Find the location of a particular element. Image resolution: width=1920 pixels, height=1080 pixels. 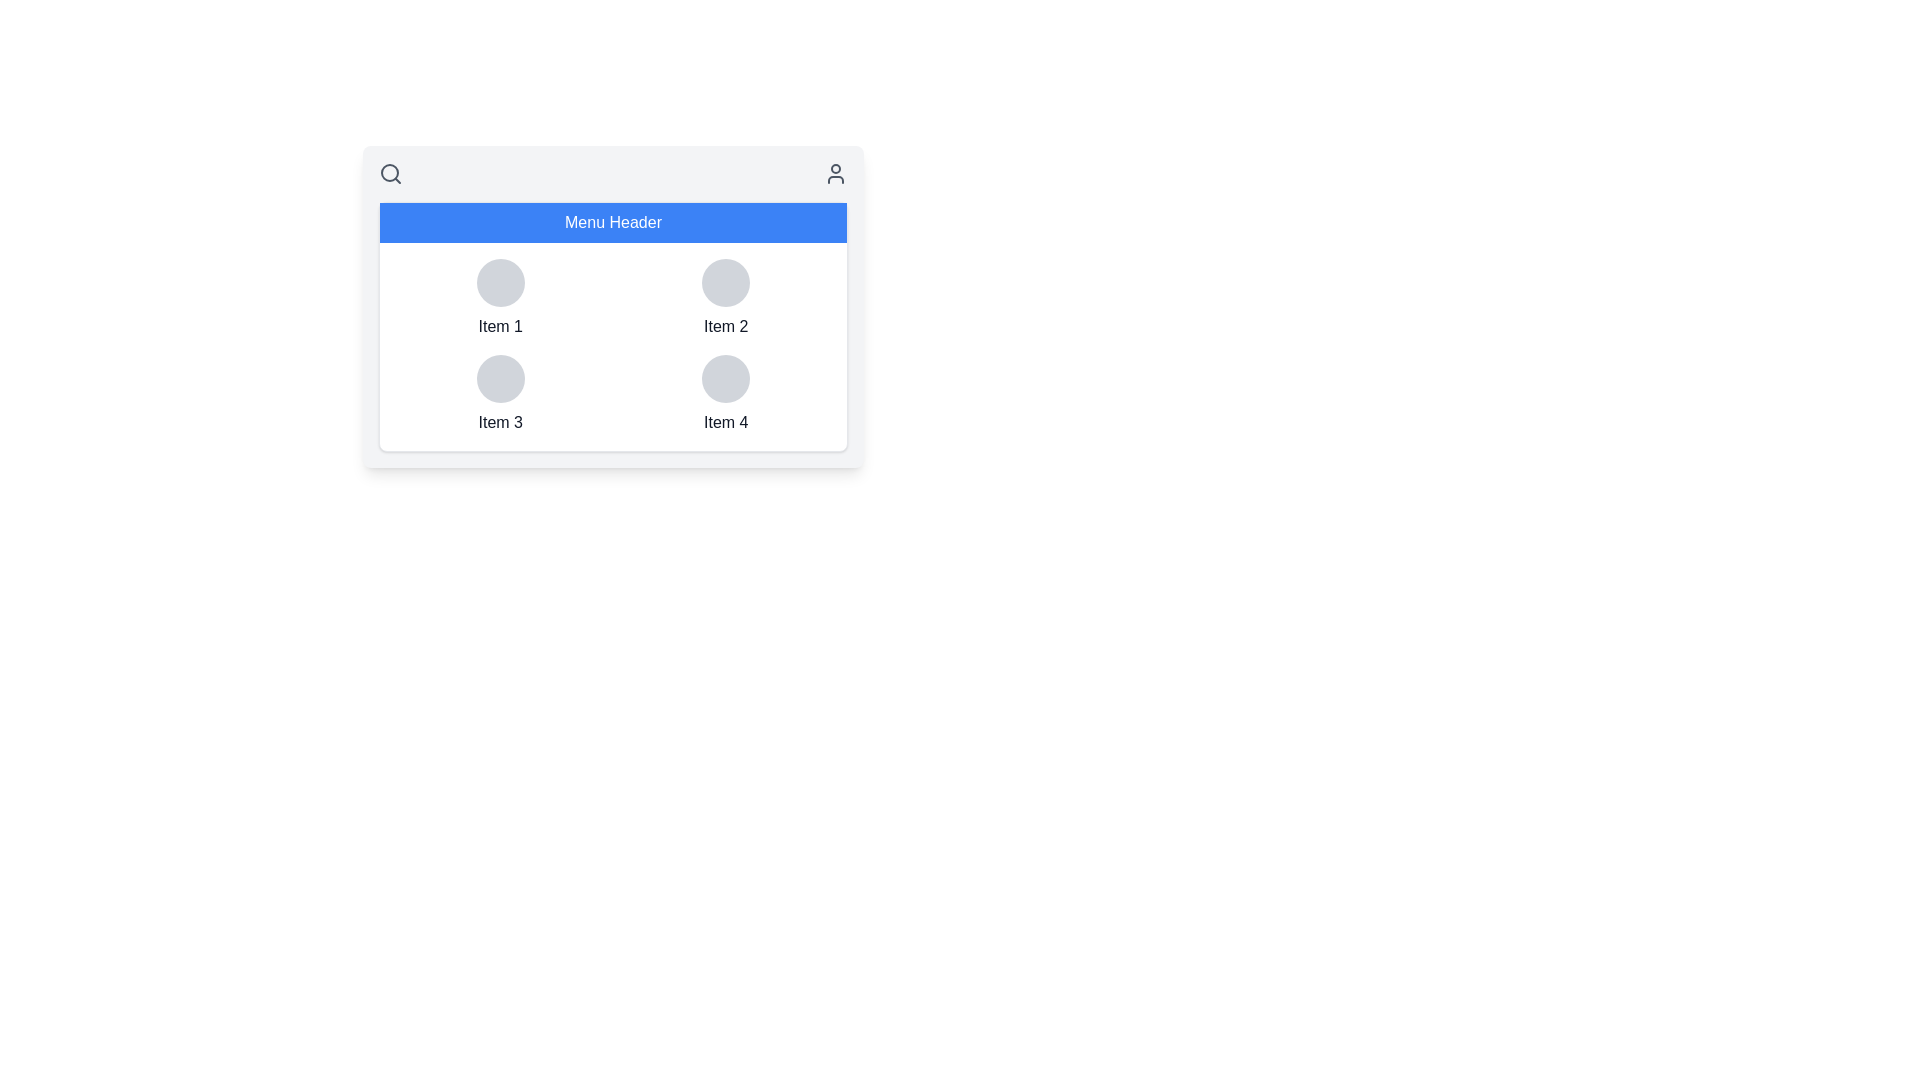

the prominent gray circle associated with 'Item 4', located in the bottom-right corner of a 2x2 grid layout is located at coordinates (725, 378).